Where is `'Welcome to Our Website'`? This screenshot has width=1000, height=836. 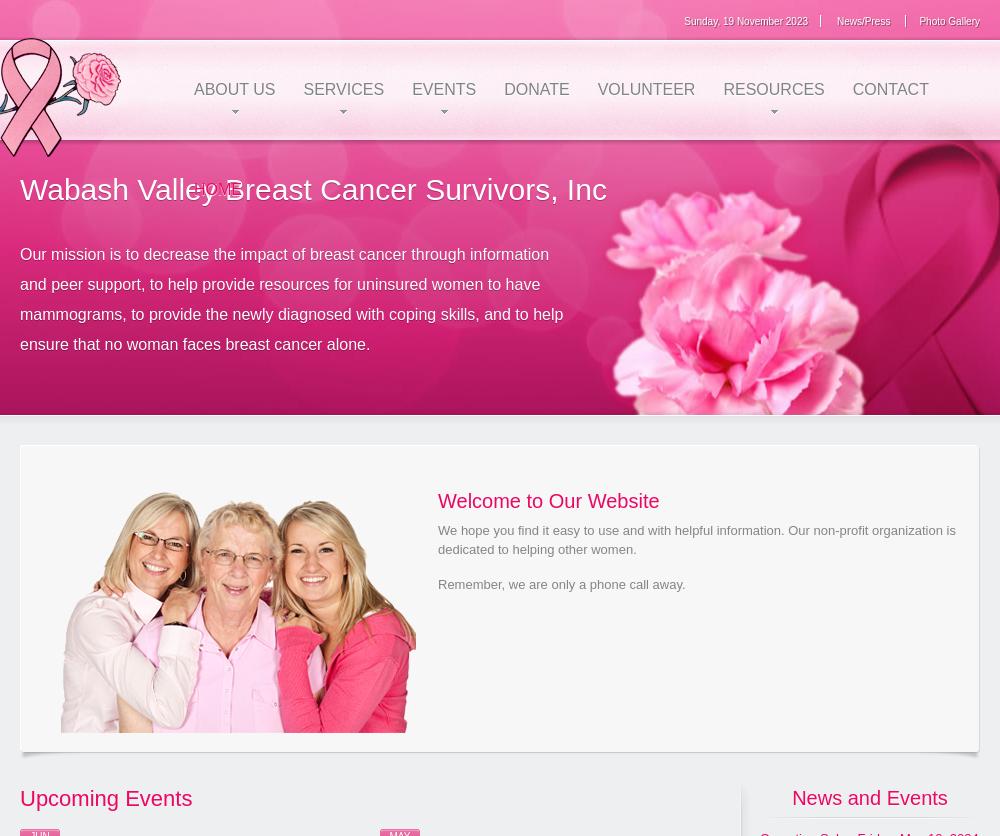
'Welcome to Our Website' is located at coordinates (548, 500).